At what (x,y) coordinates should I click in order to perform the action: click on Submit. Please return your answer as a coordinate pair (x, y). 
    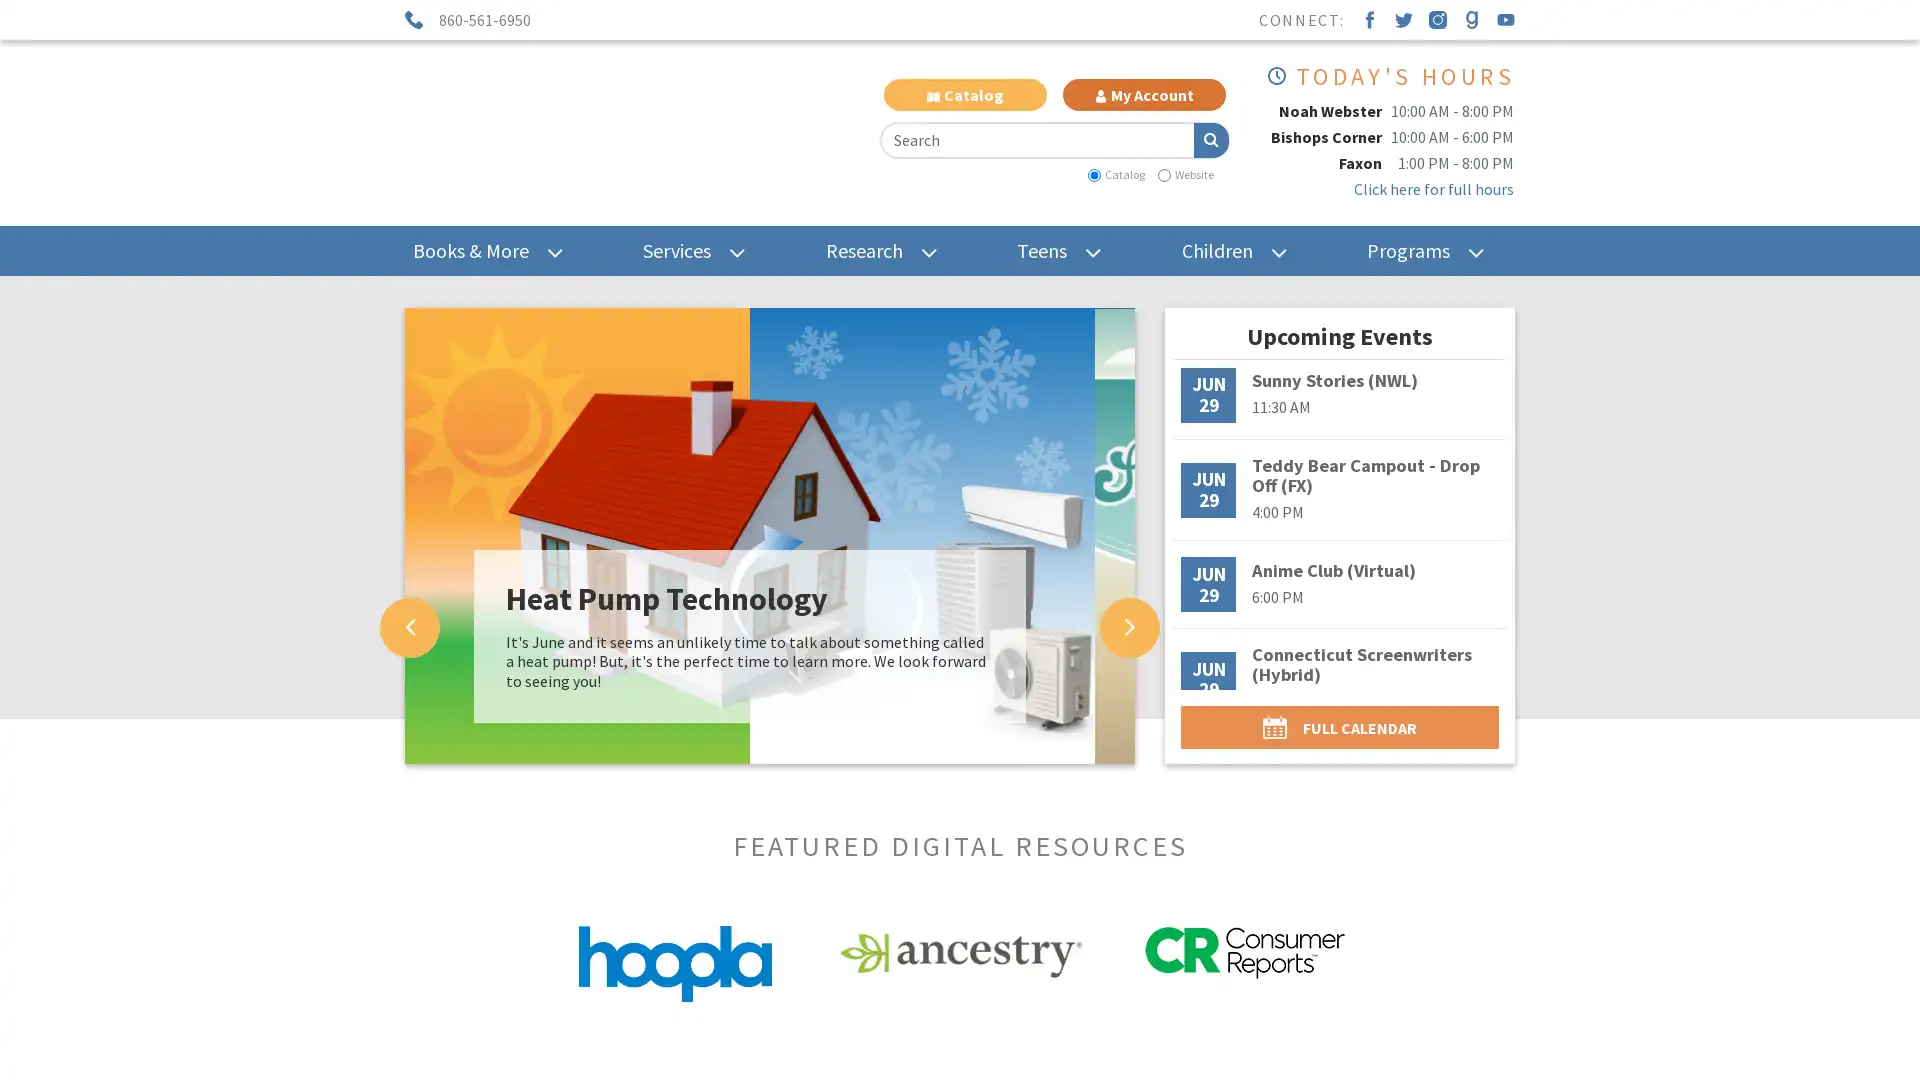
    Looking at the image, I should click on (1209, 138).